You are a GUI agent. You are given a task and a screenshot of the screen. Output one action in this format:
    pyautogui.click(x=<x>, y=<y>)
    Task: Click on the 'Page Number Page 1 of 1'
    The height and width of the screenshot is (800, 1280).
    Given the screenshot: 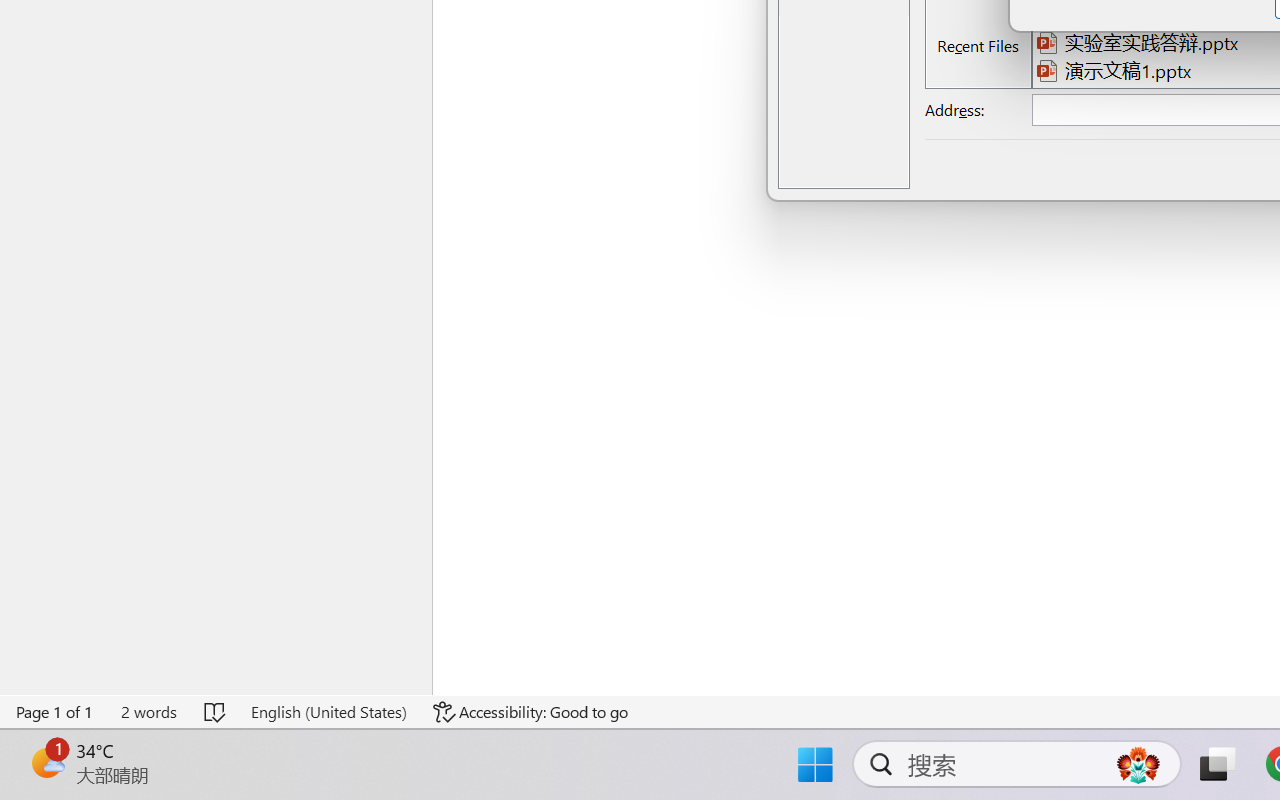 What is the action you would take?
    pyautogui.click(x=55, y=711)
    